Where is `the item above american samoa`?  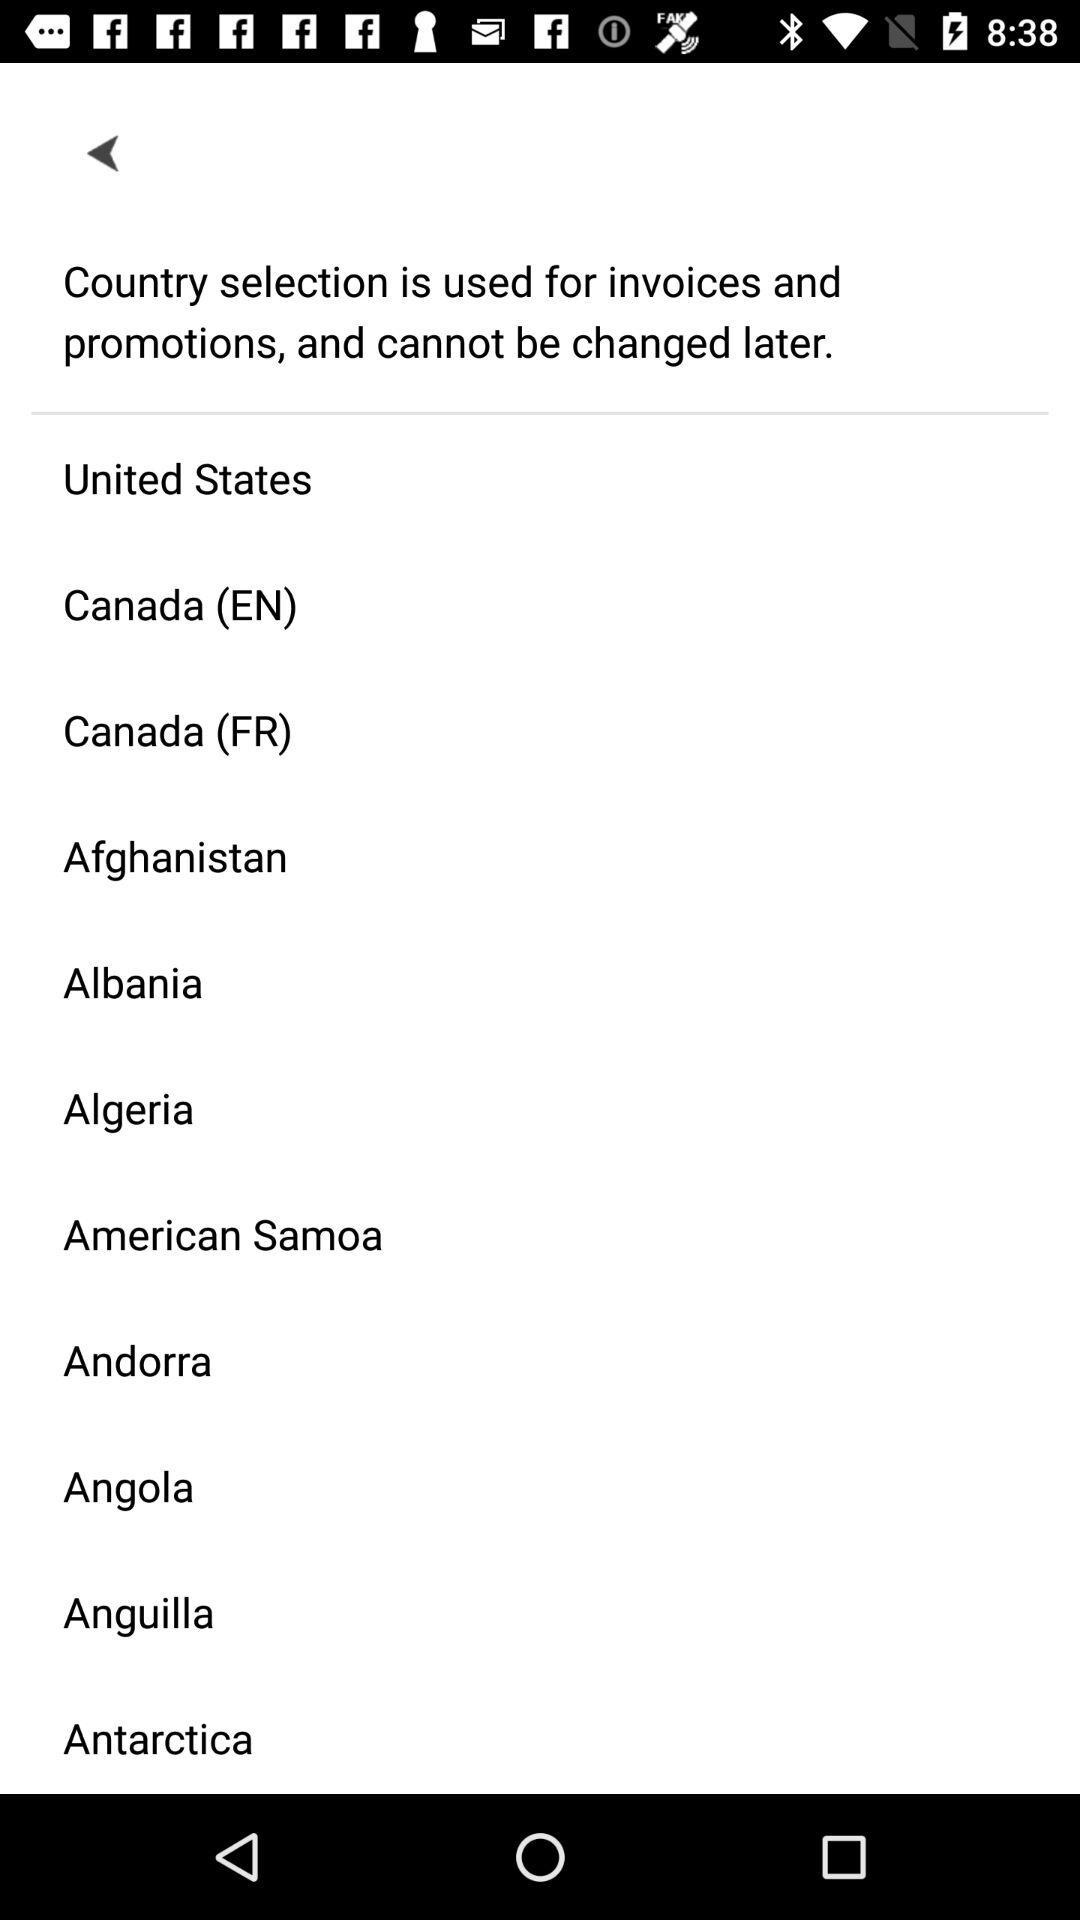
the item above american samoa is located at coordinates (523, 1106).